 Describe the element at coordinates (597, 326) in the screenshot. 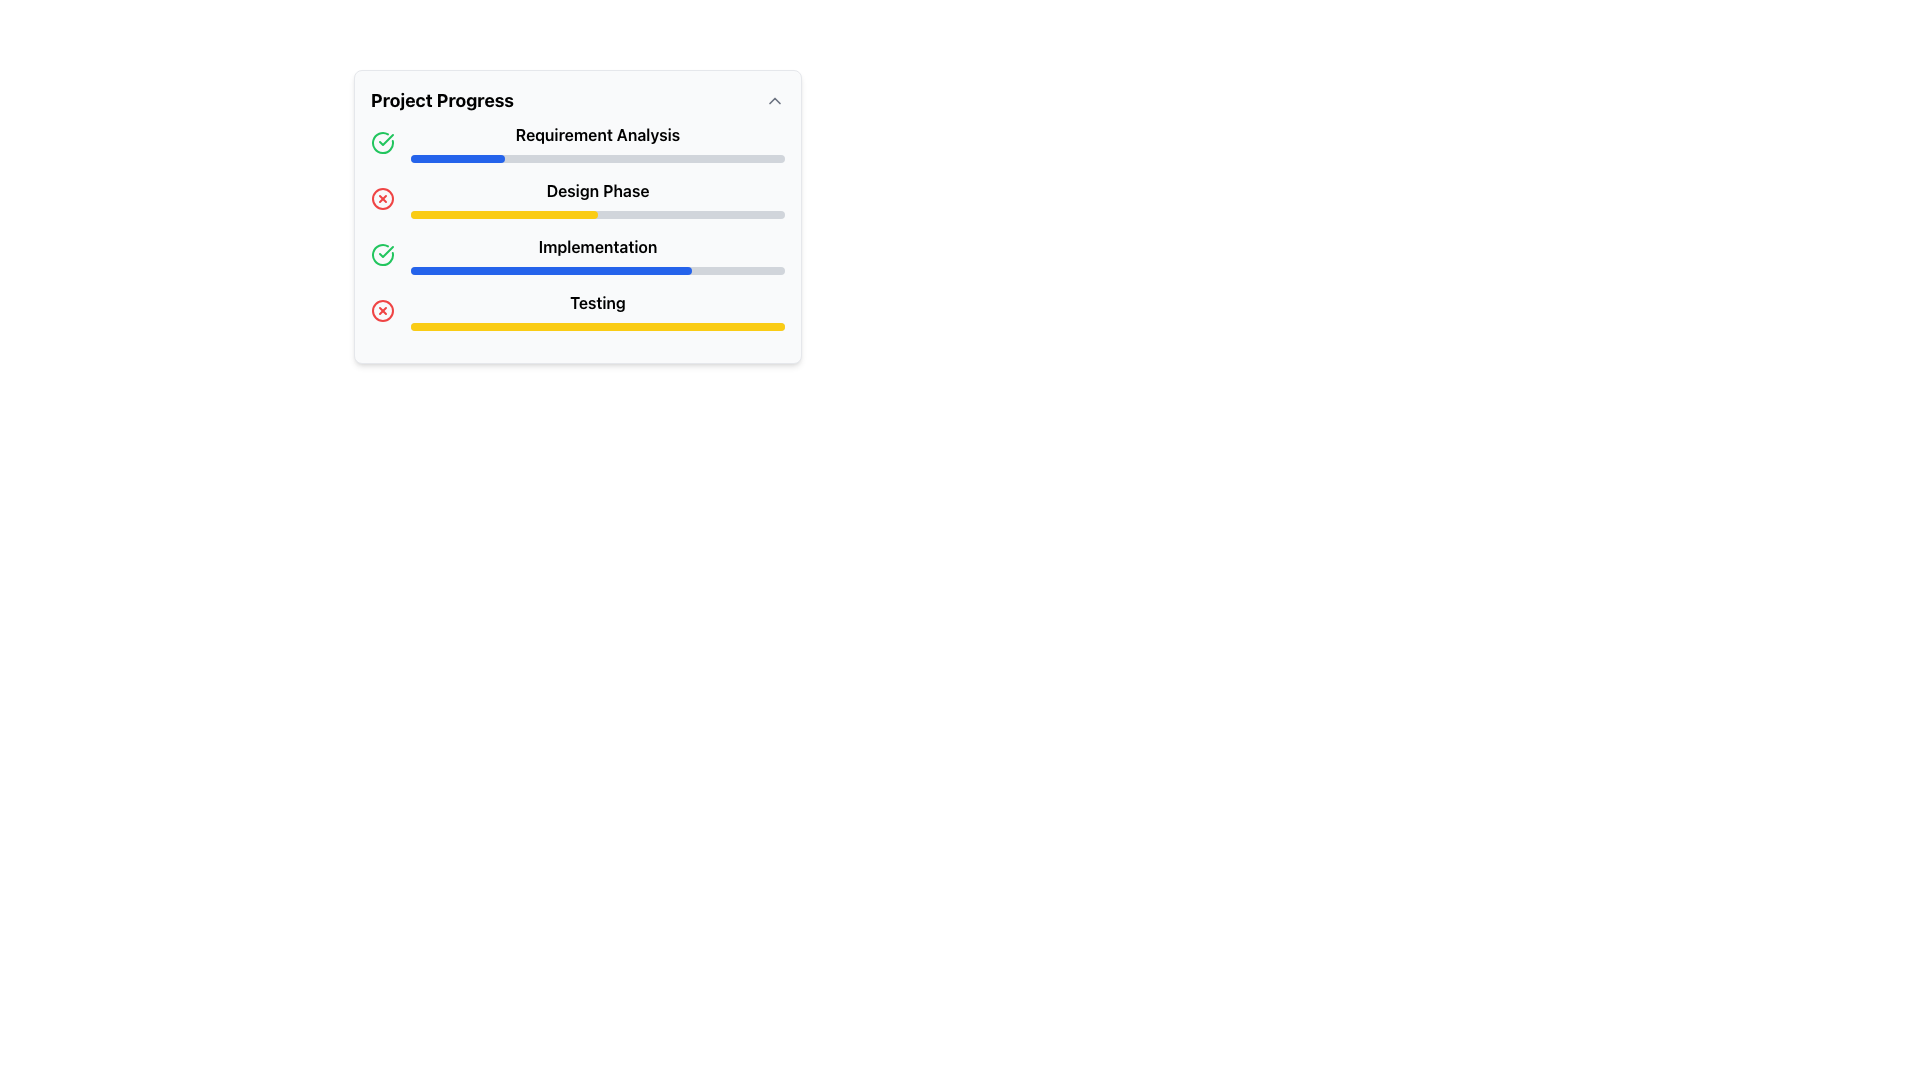

I see `the fourth progress bar representing the 'Testing' phase in the 'Project Progress' section` at that location.